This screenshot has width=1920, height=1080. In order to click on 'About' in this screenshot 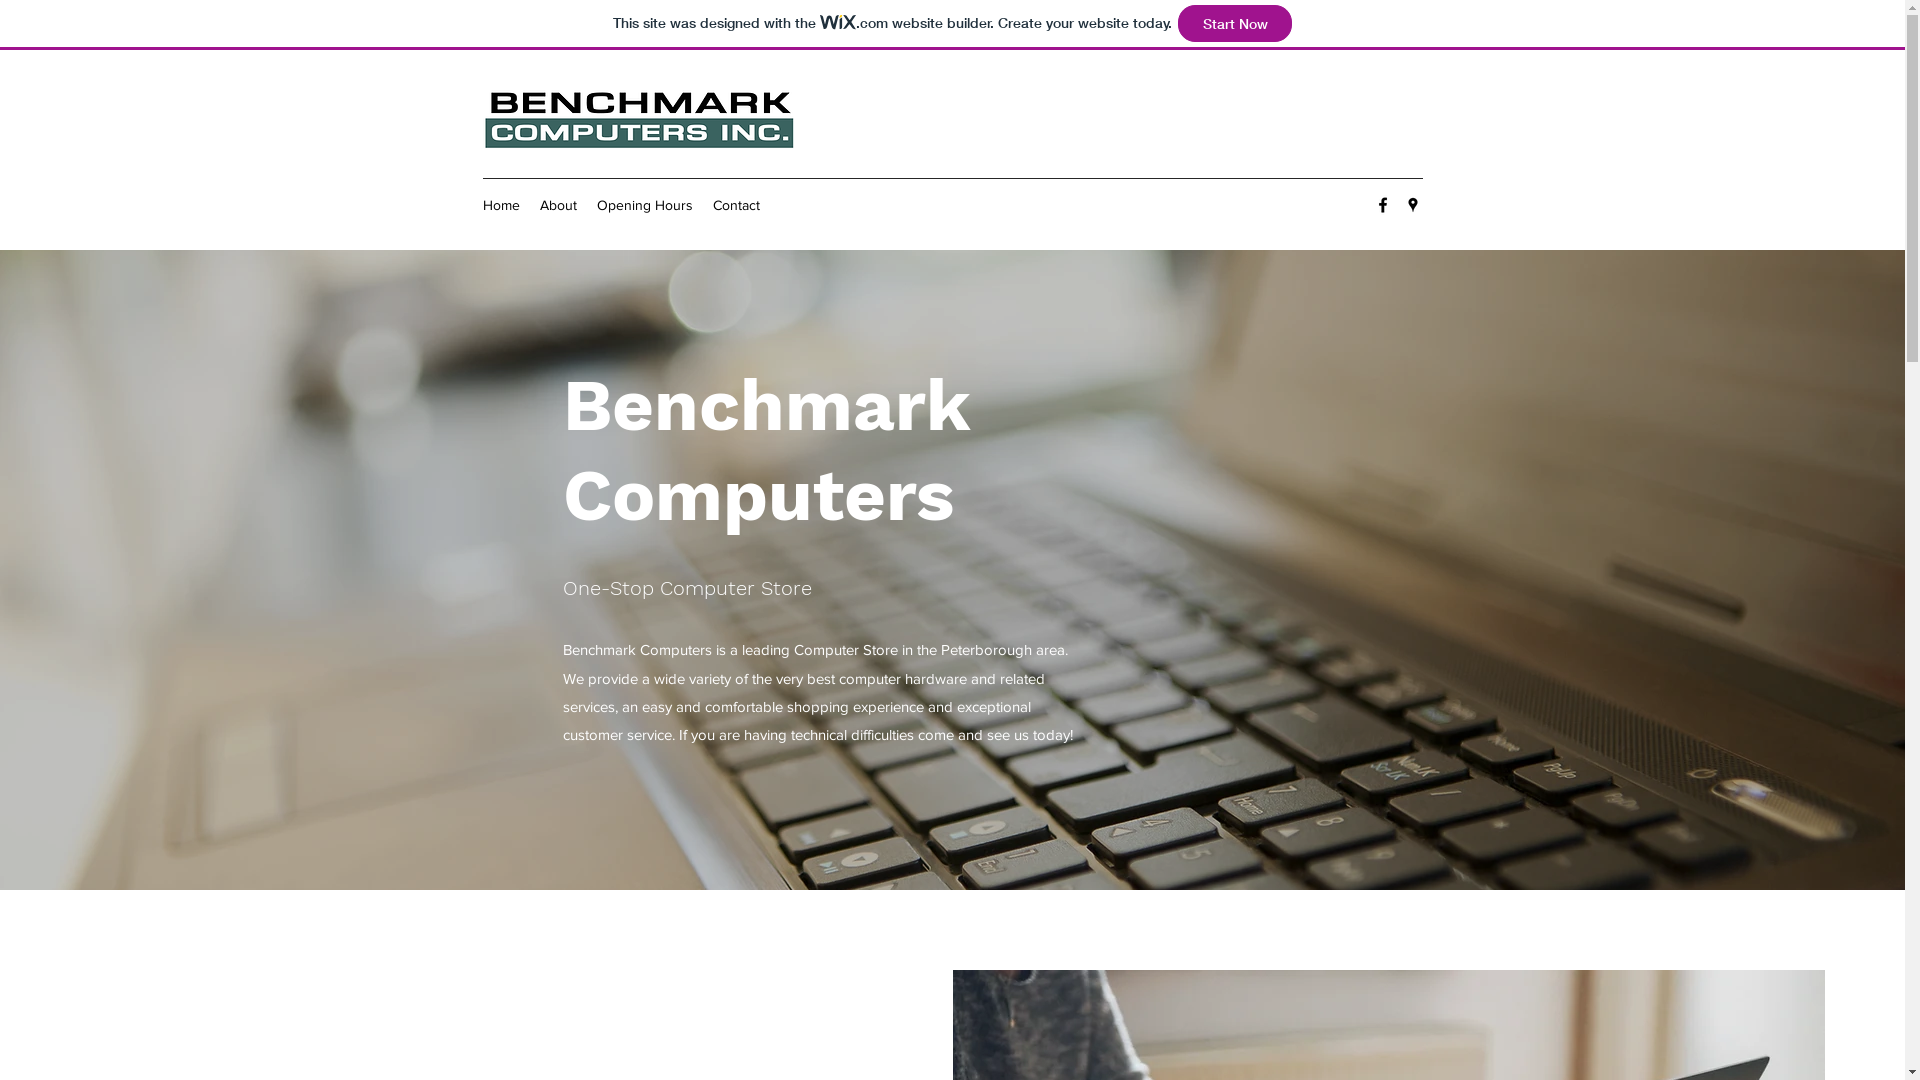, I will do `click(558, 204)`.